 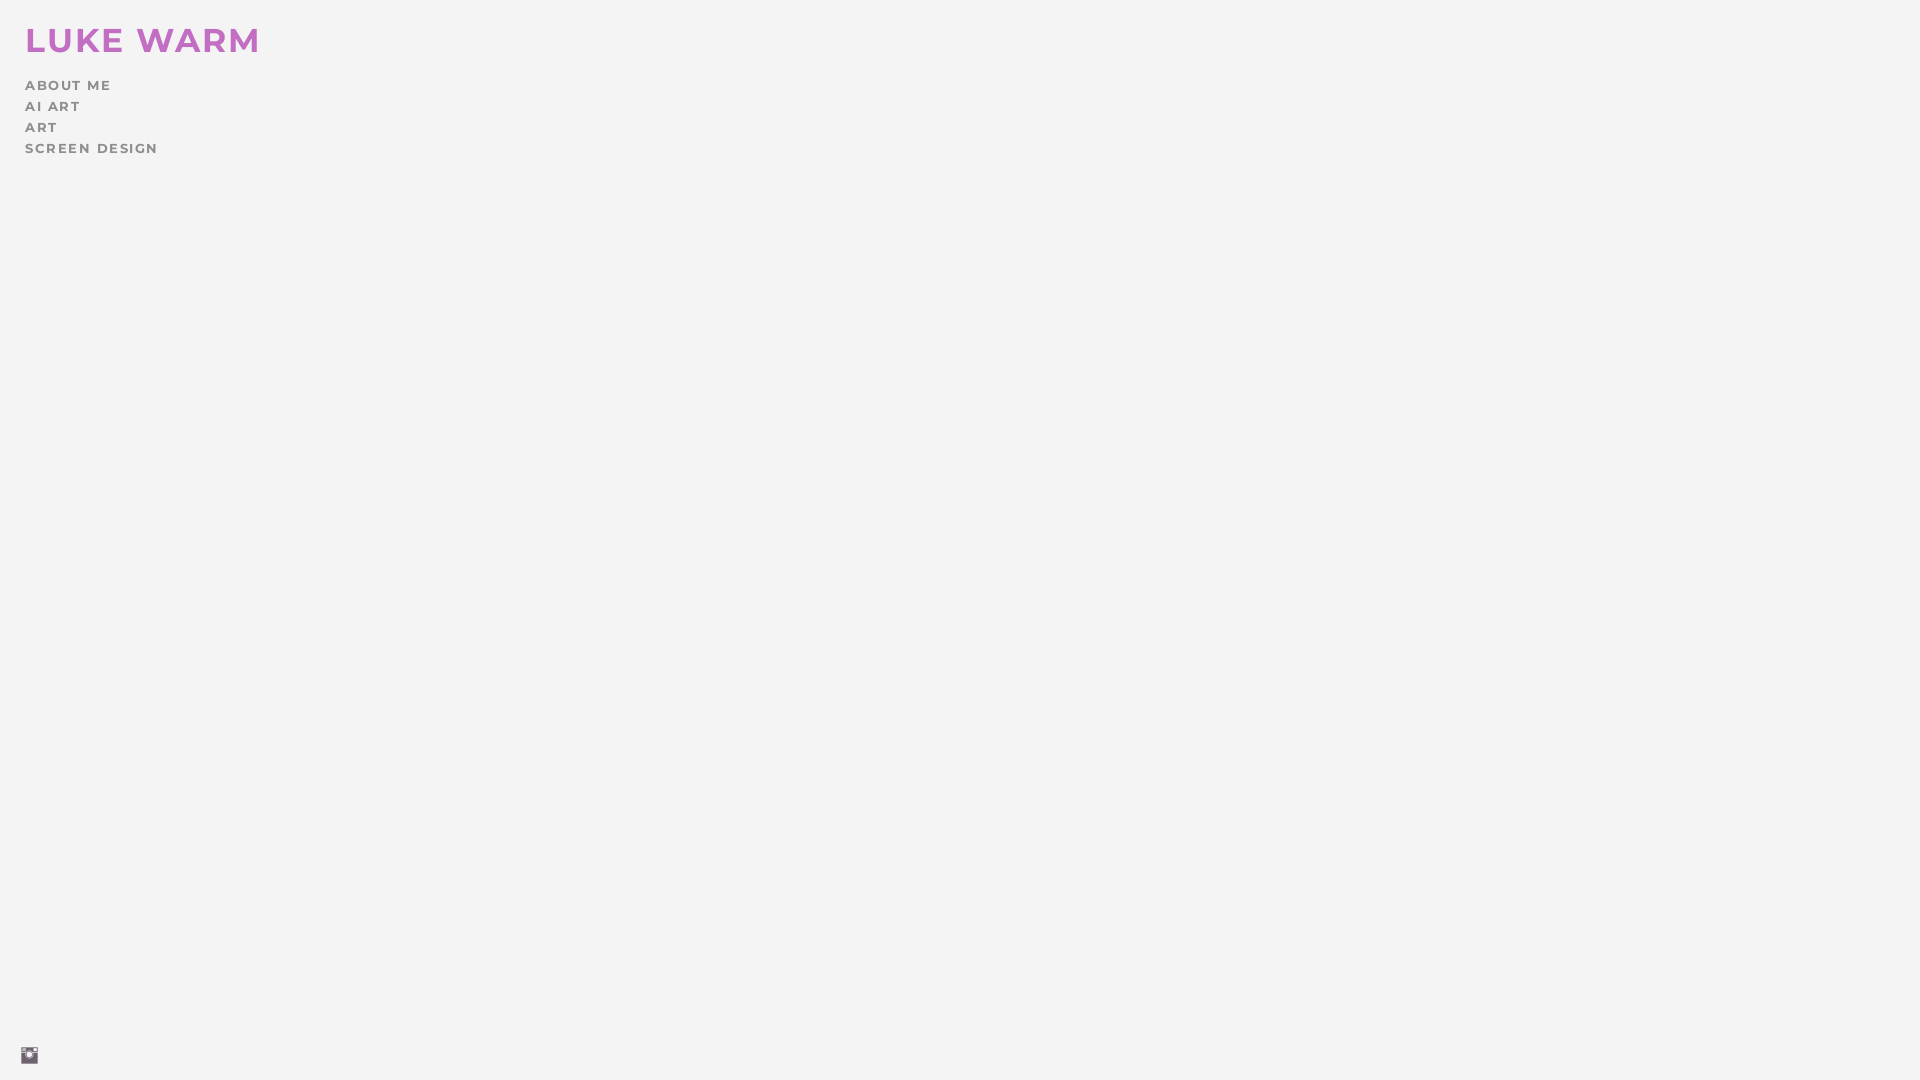 I want to click on 'ABOUT ME', so click(x=24, y=83).